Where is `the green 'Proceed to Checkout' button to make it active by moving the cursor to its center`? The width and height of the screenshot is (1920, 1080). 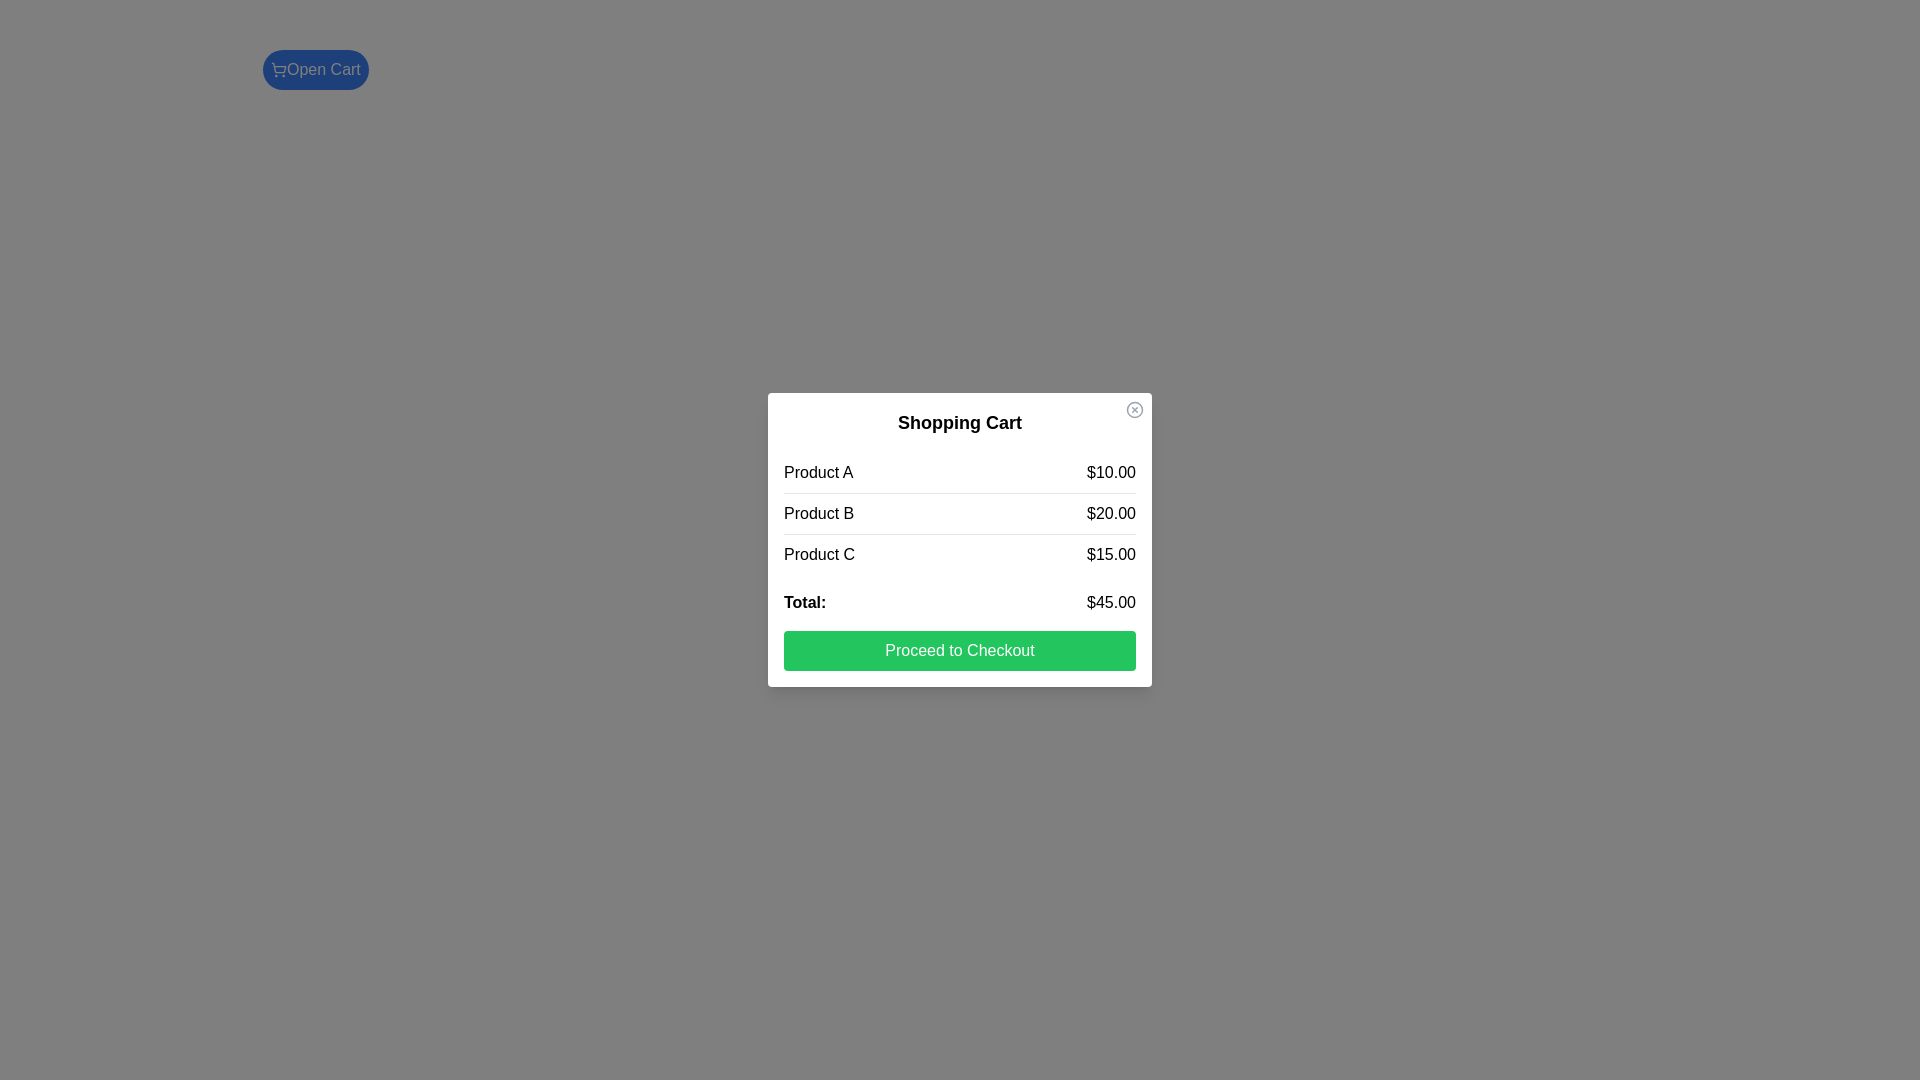
the green 'Proceed to Checkout' button to make it active by moving the cursor to its center is located at coordinates (960, 651).